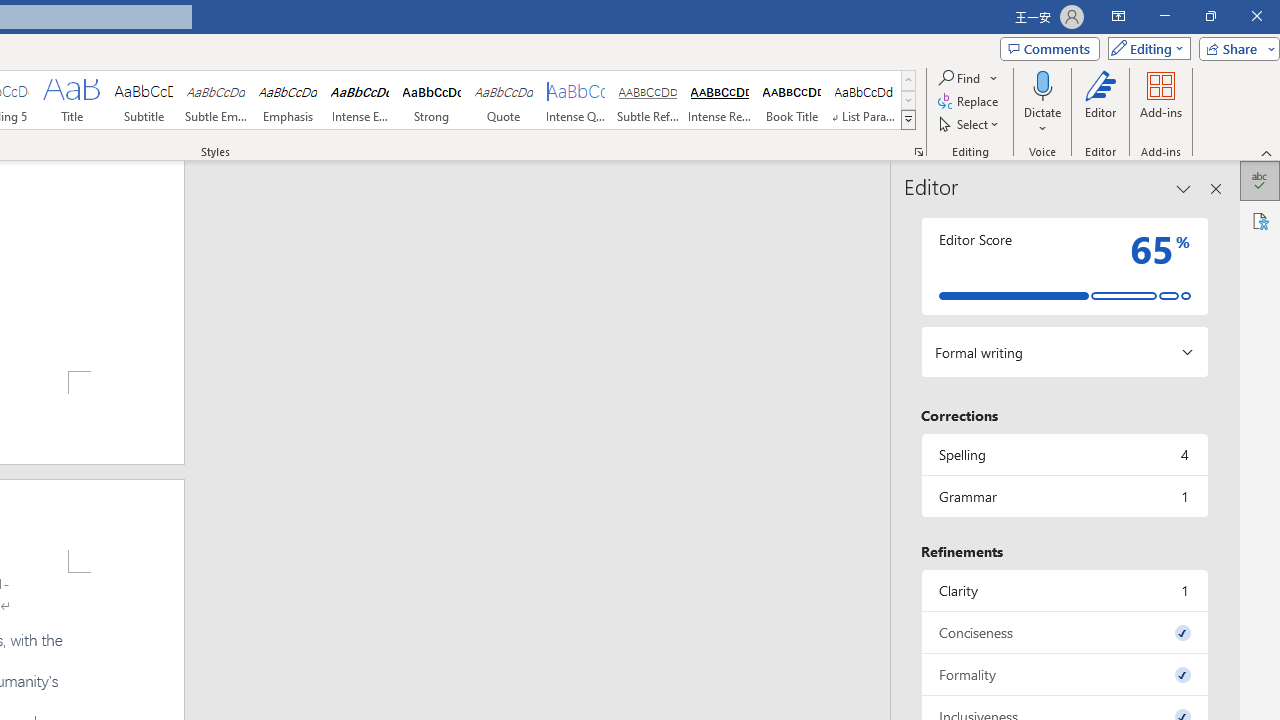 This screenshot has height=720, width=1280. Describe the element at coordinates (1063, 589) in the screenshot. I see `'Clarity, 1 issue. Press space or enter to review items.'` at that location.